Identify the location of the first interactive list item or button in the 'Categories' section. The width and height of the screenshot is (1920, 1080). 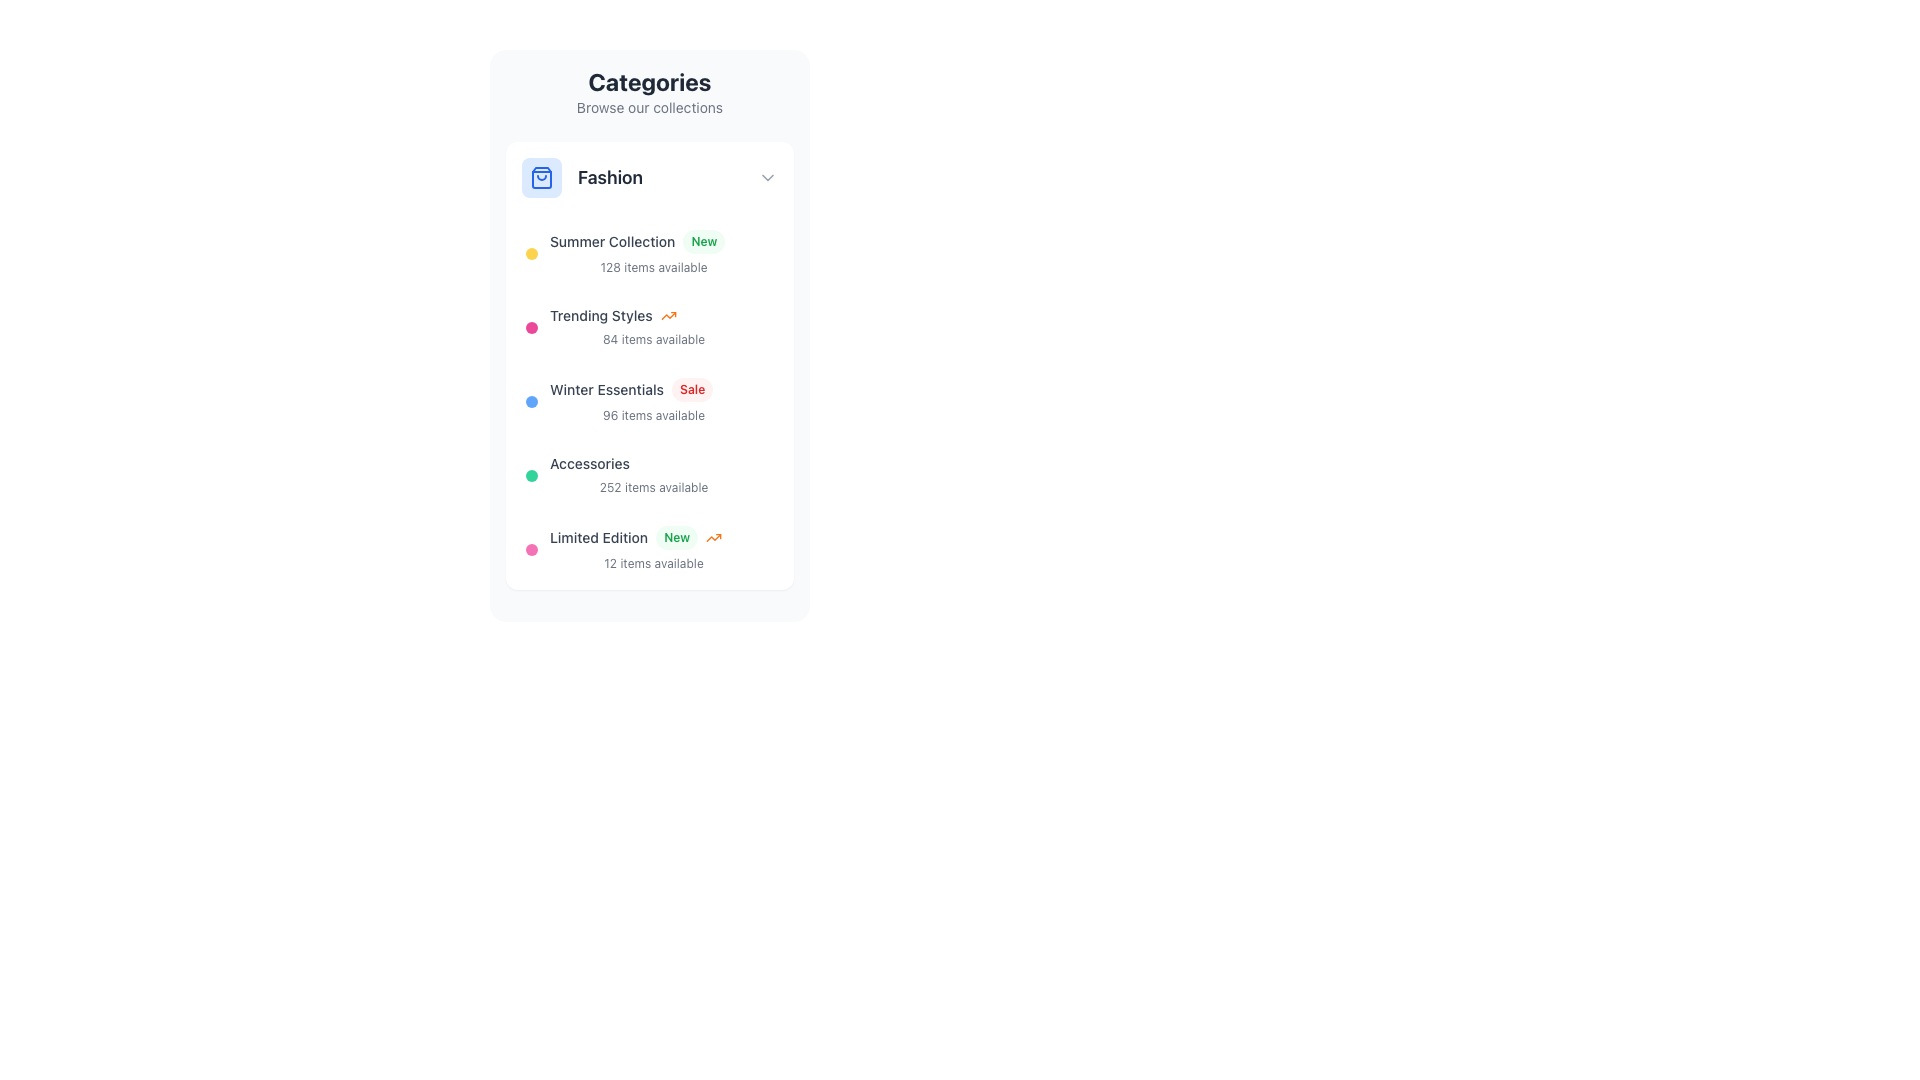
(649, 176).